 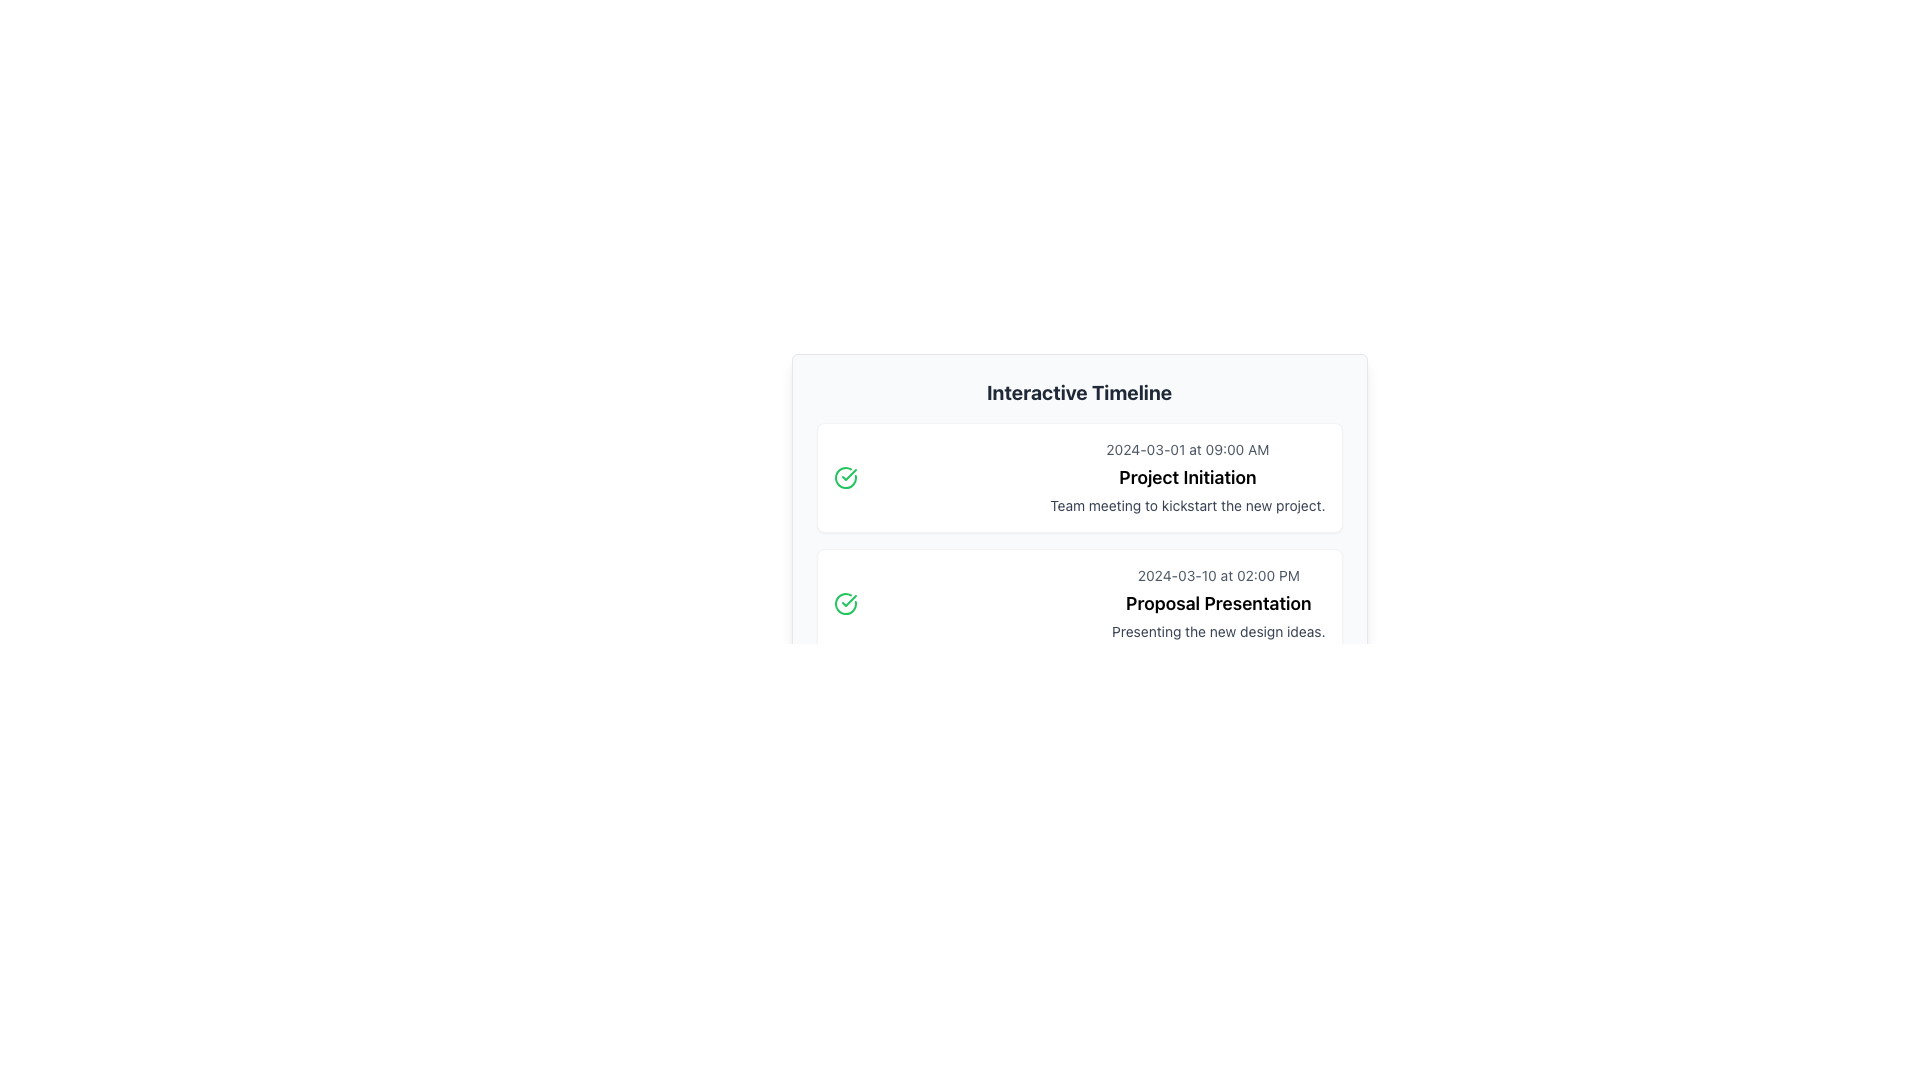 What do you see at coordinates (1187, 450) in the screenshot?
I see `date and time information from the text label located at the top section of the timeline interface, above 'Project Initiation'` at bounding box center [1187, 450].